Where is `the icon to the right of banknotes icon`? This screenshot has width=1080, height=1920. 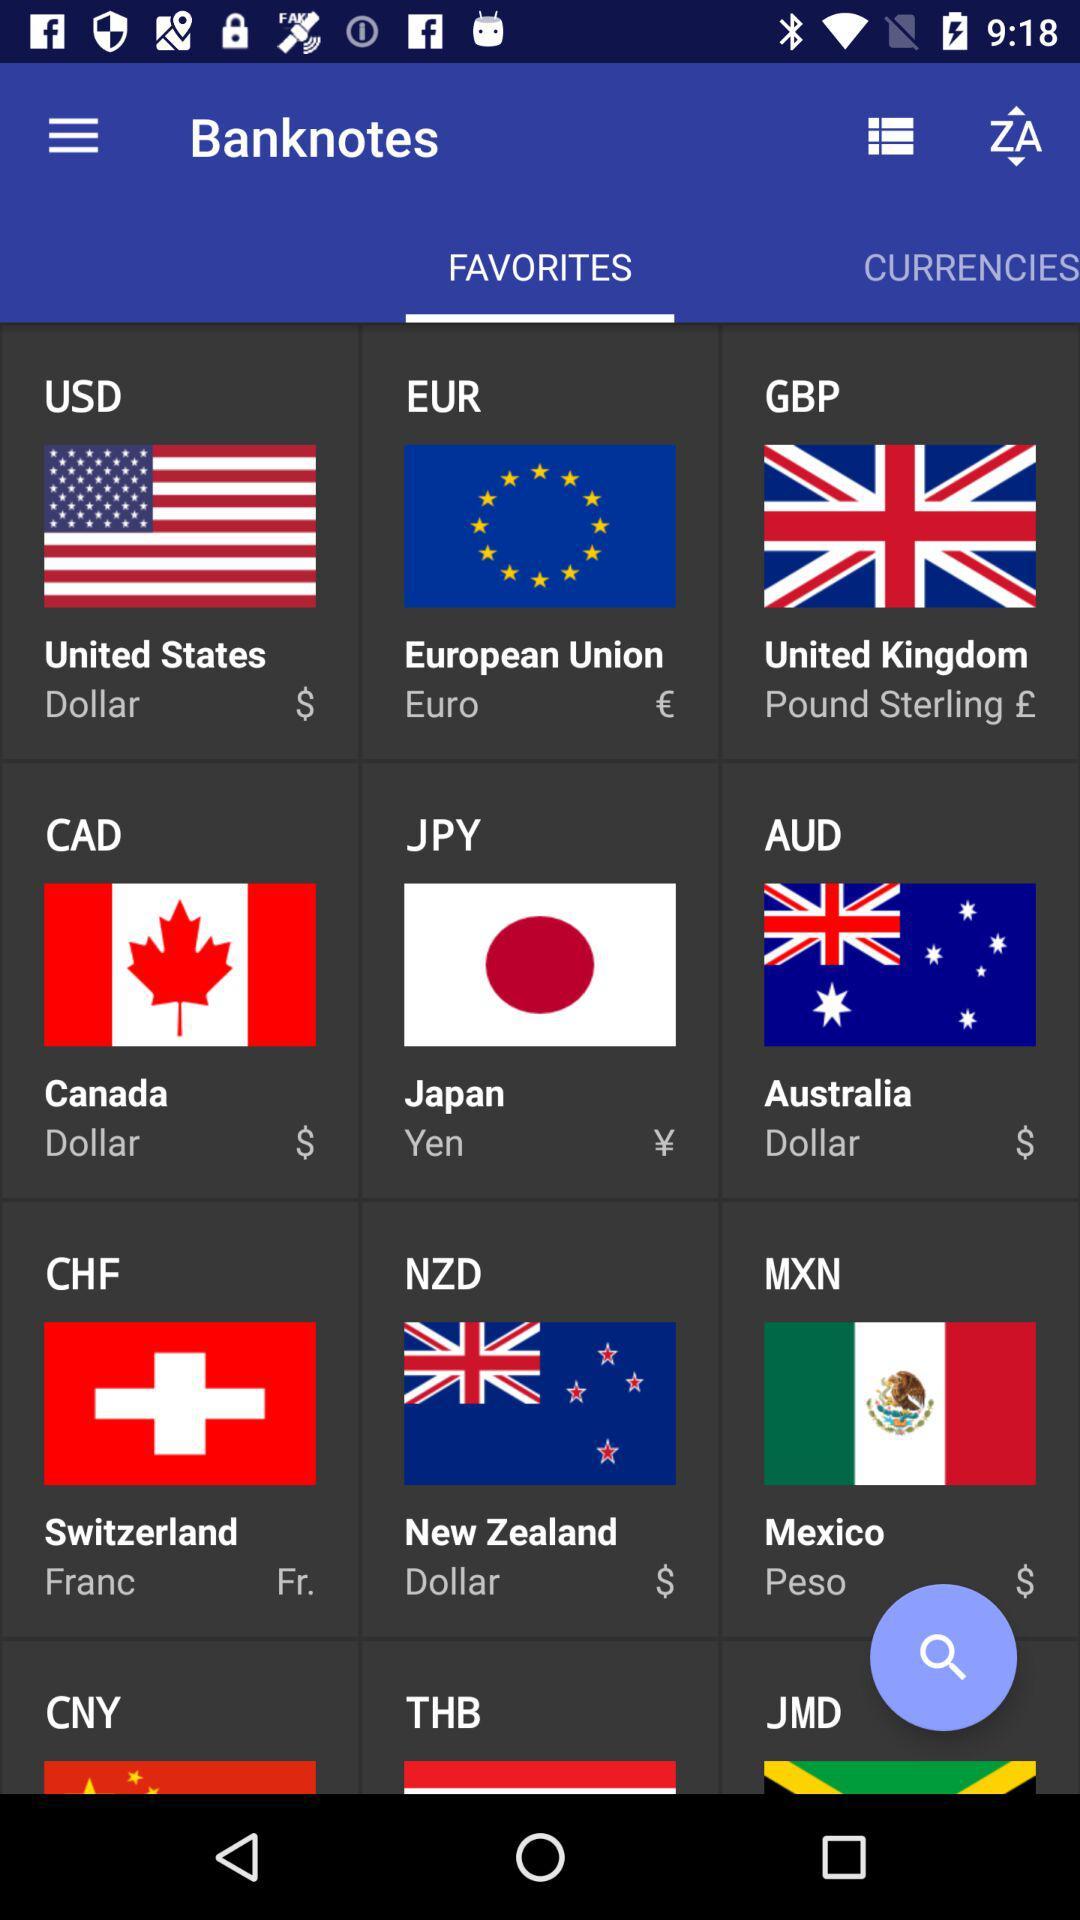 the icon to the right of banknotes icon is located at coordinates (890, 135).